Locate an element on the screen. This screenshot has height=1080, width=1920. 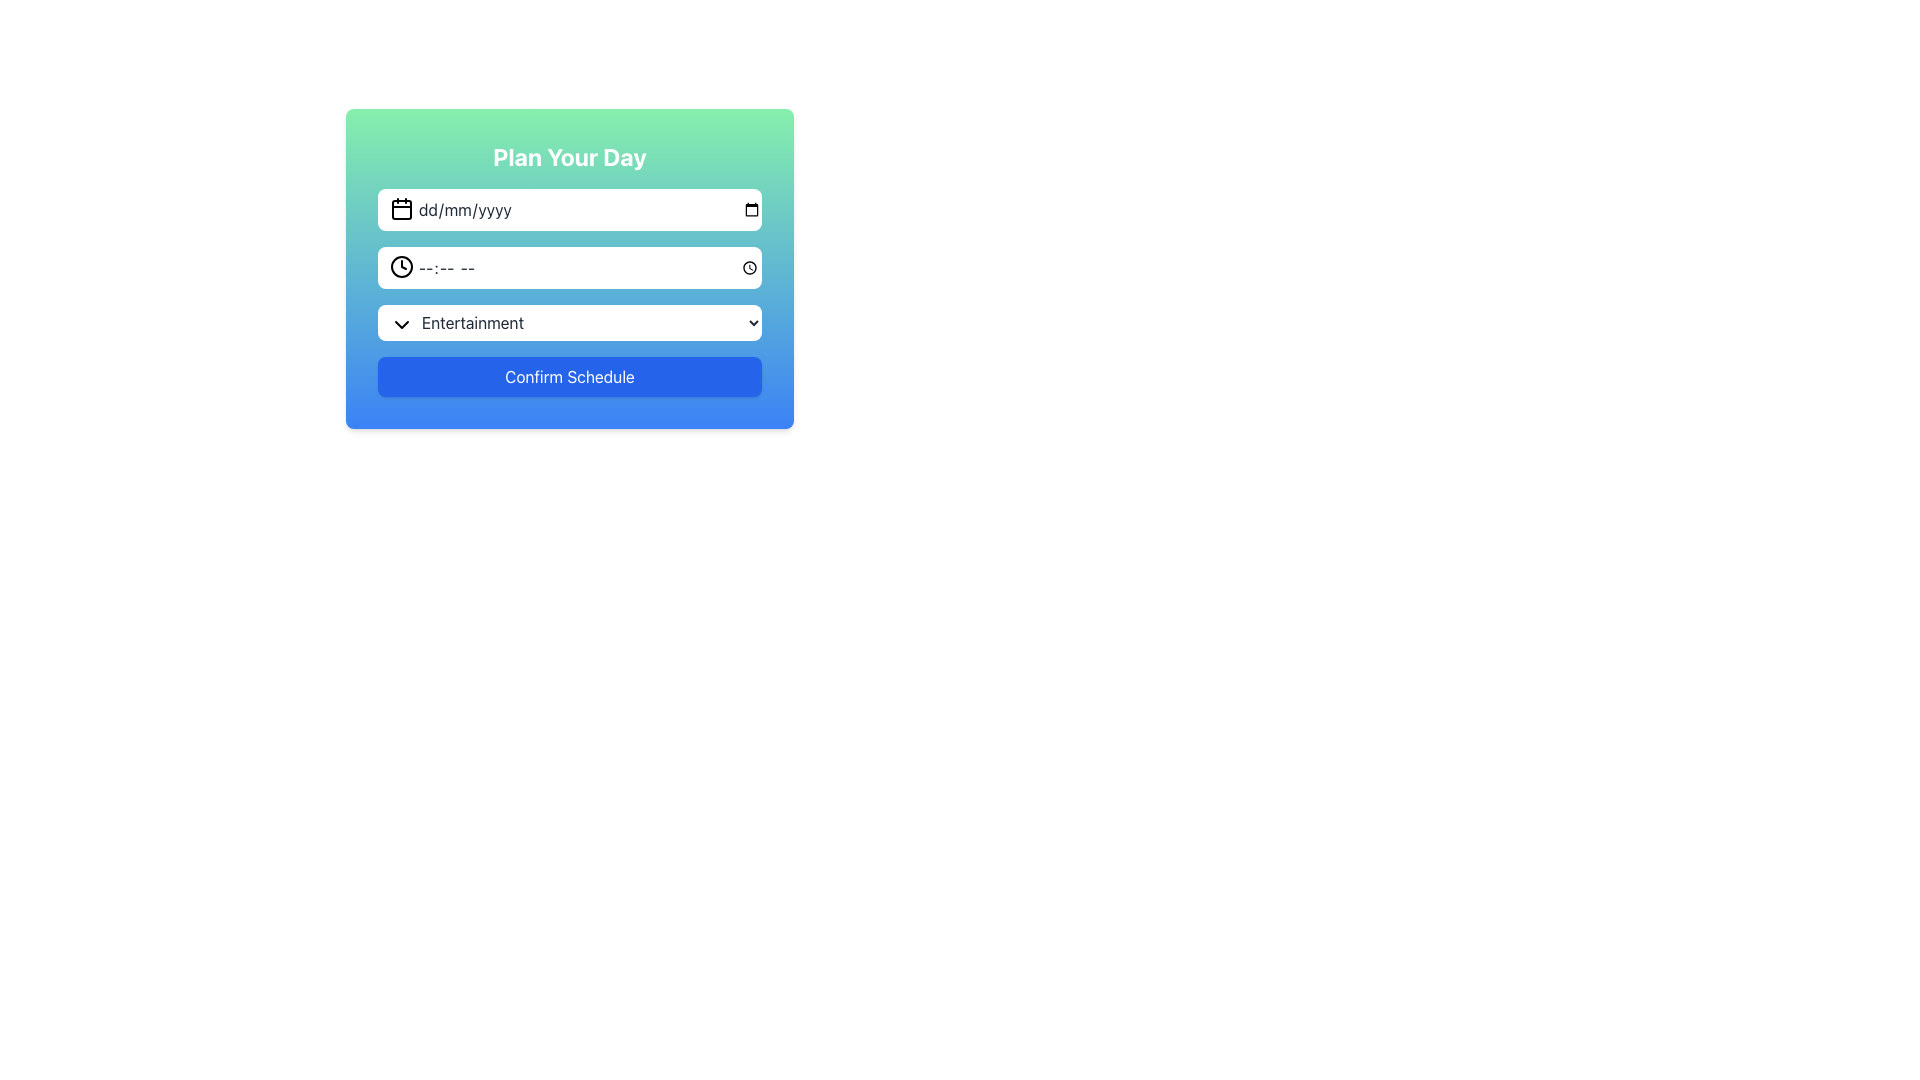
the outer frame of the clock icon, which is an SVG Circle is located at coordinates (401, 265).